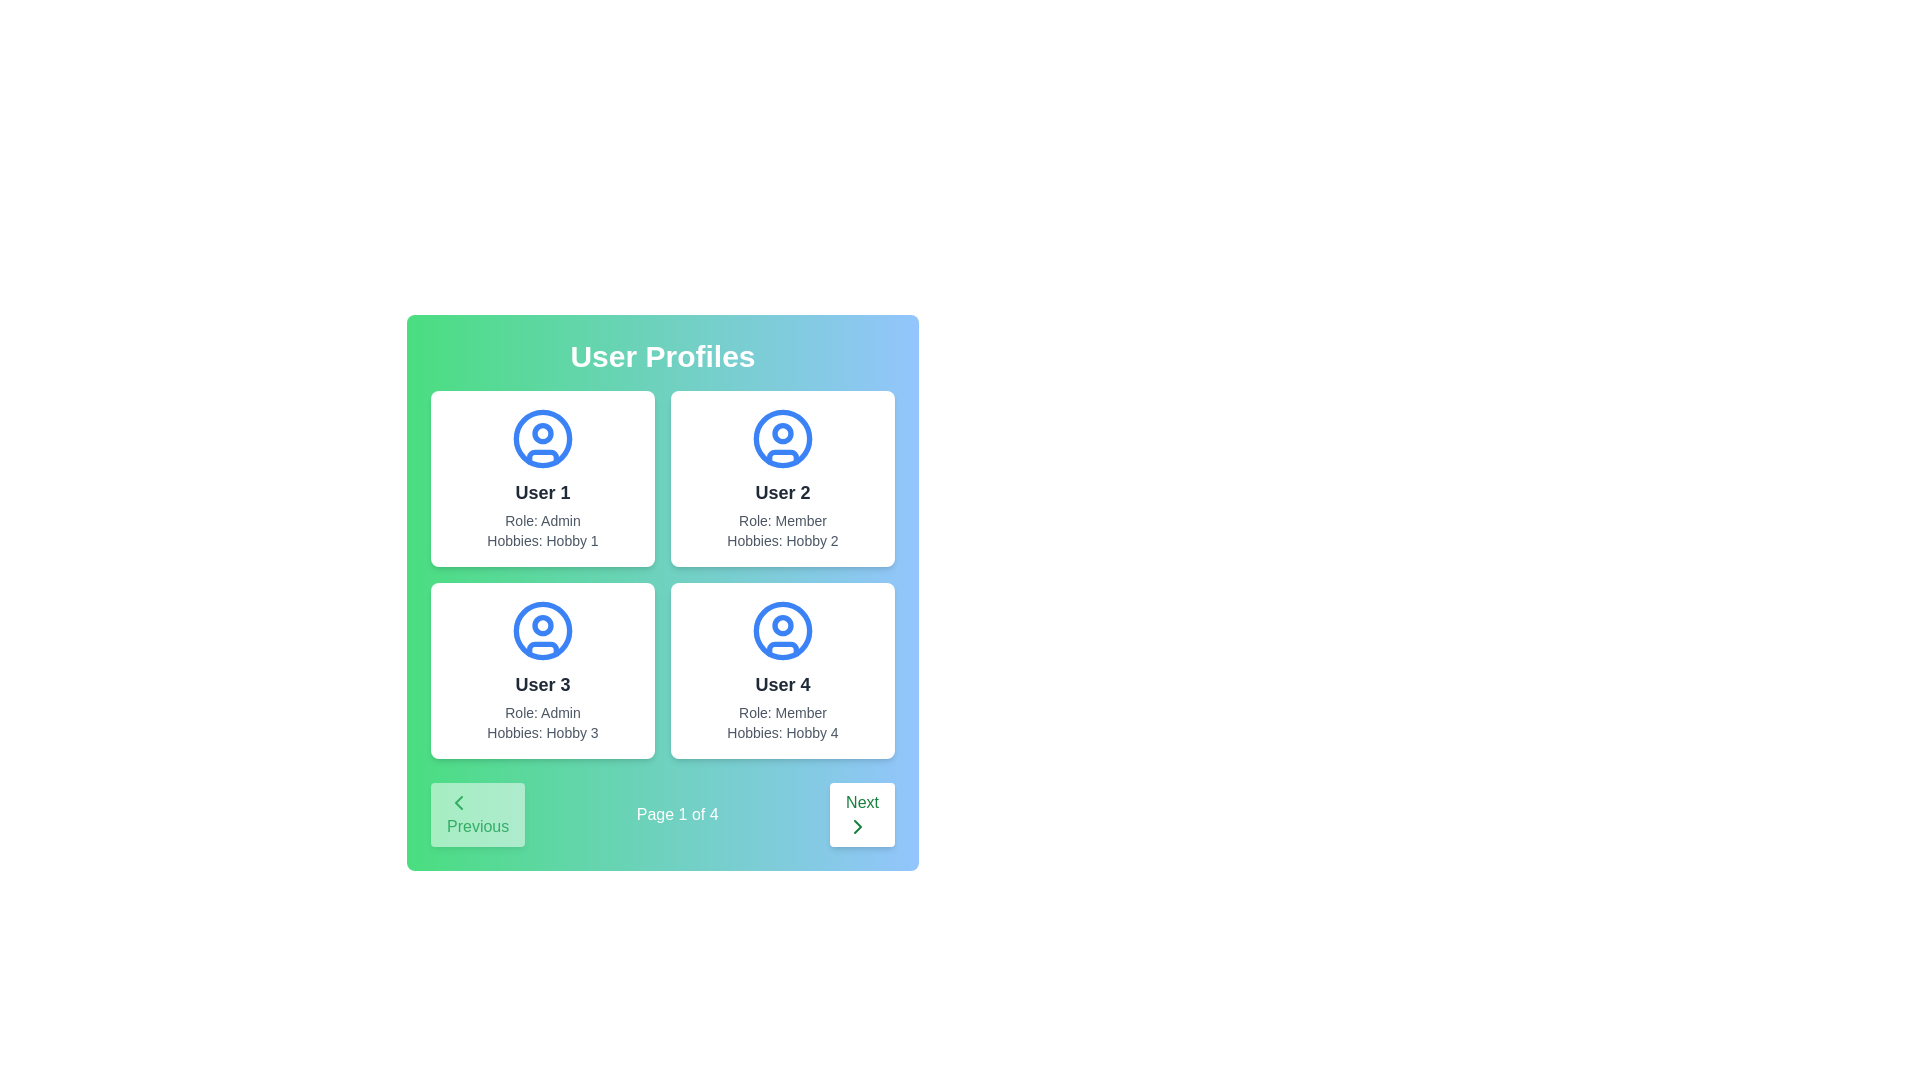  Describe the element at coordinates (781, 519) in the screenshot. I see `text label displaying the role of 'User 2' located in the User 2 profile card, positioned below the 'User 2' heading and above the 'Hobbies: Hobby 2' text` at that location.